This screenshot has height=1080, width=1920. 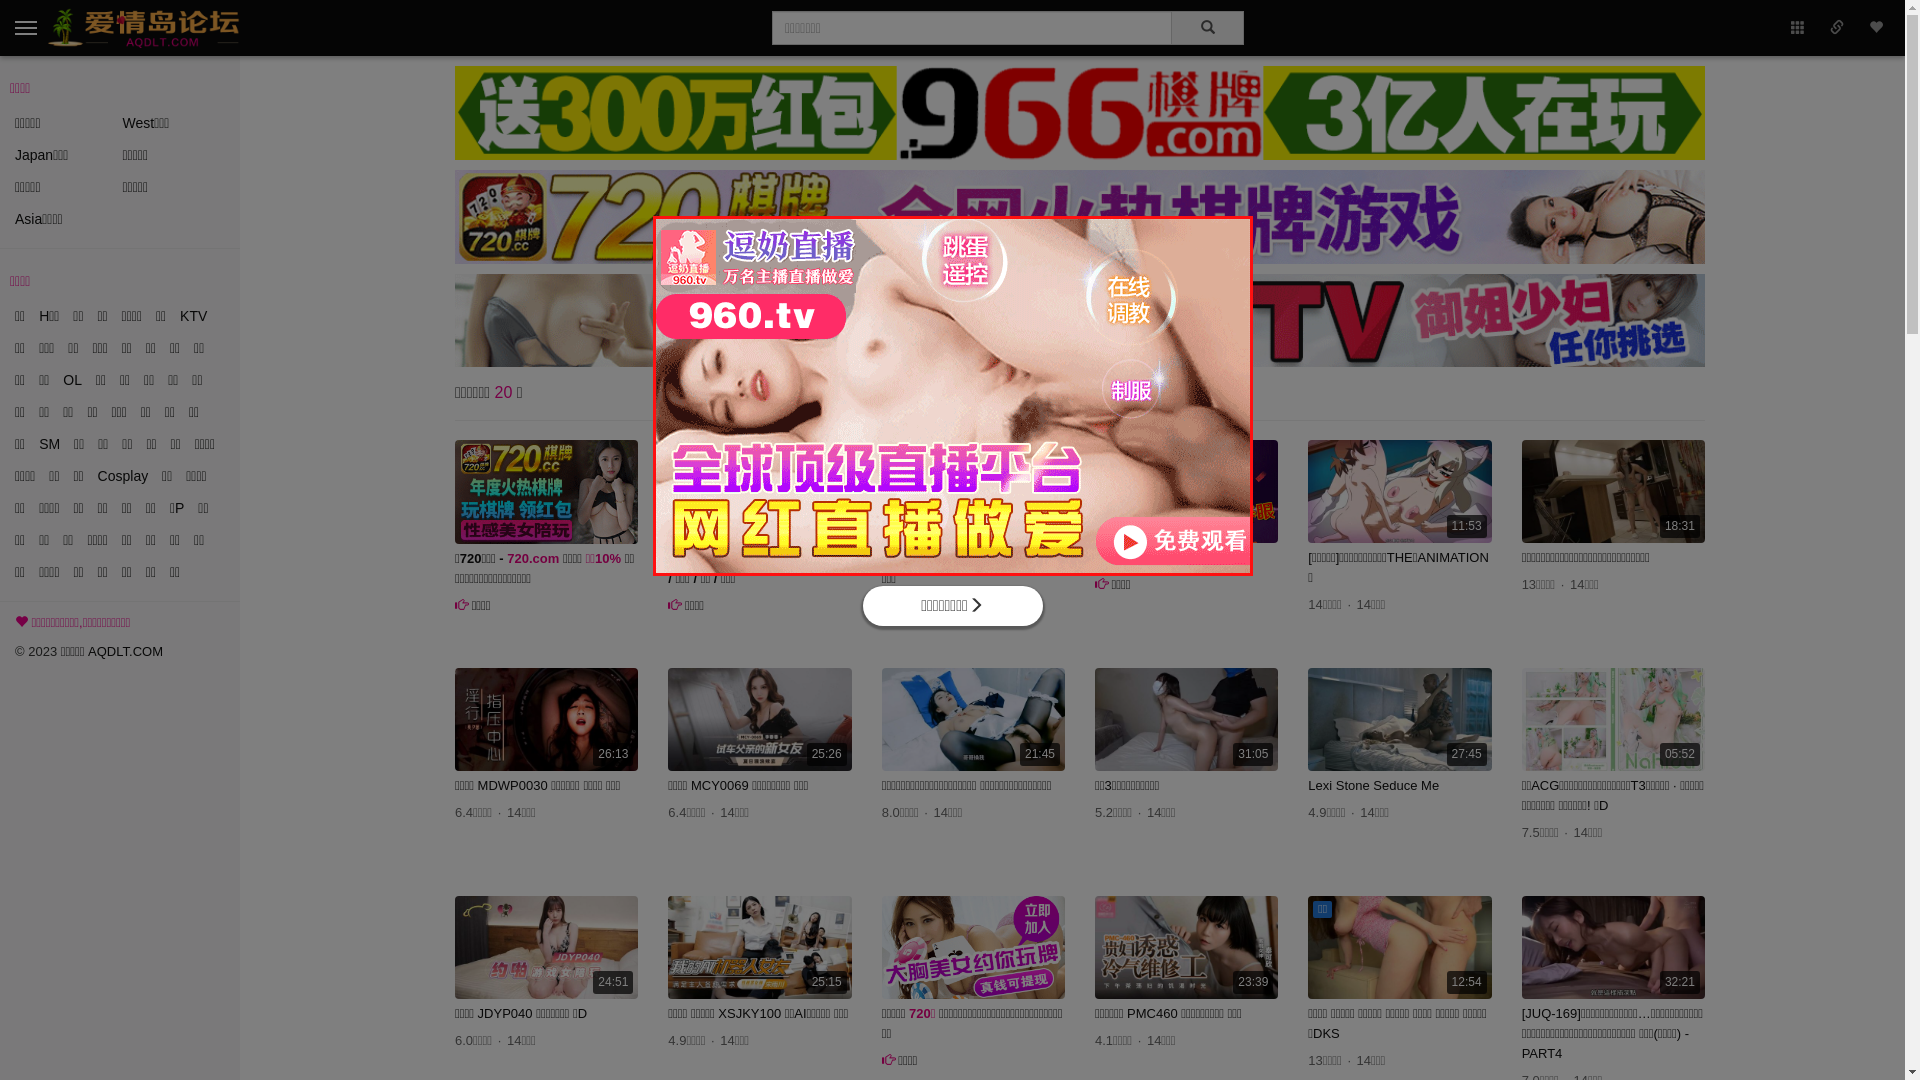 What do you see at coordinates (973, 718) in the screenshot?
I see `'21:45'` at bounding box center [973, 718].